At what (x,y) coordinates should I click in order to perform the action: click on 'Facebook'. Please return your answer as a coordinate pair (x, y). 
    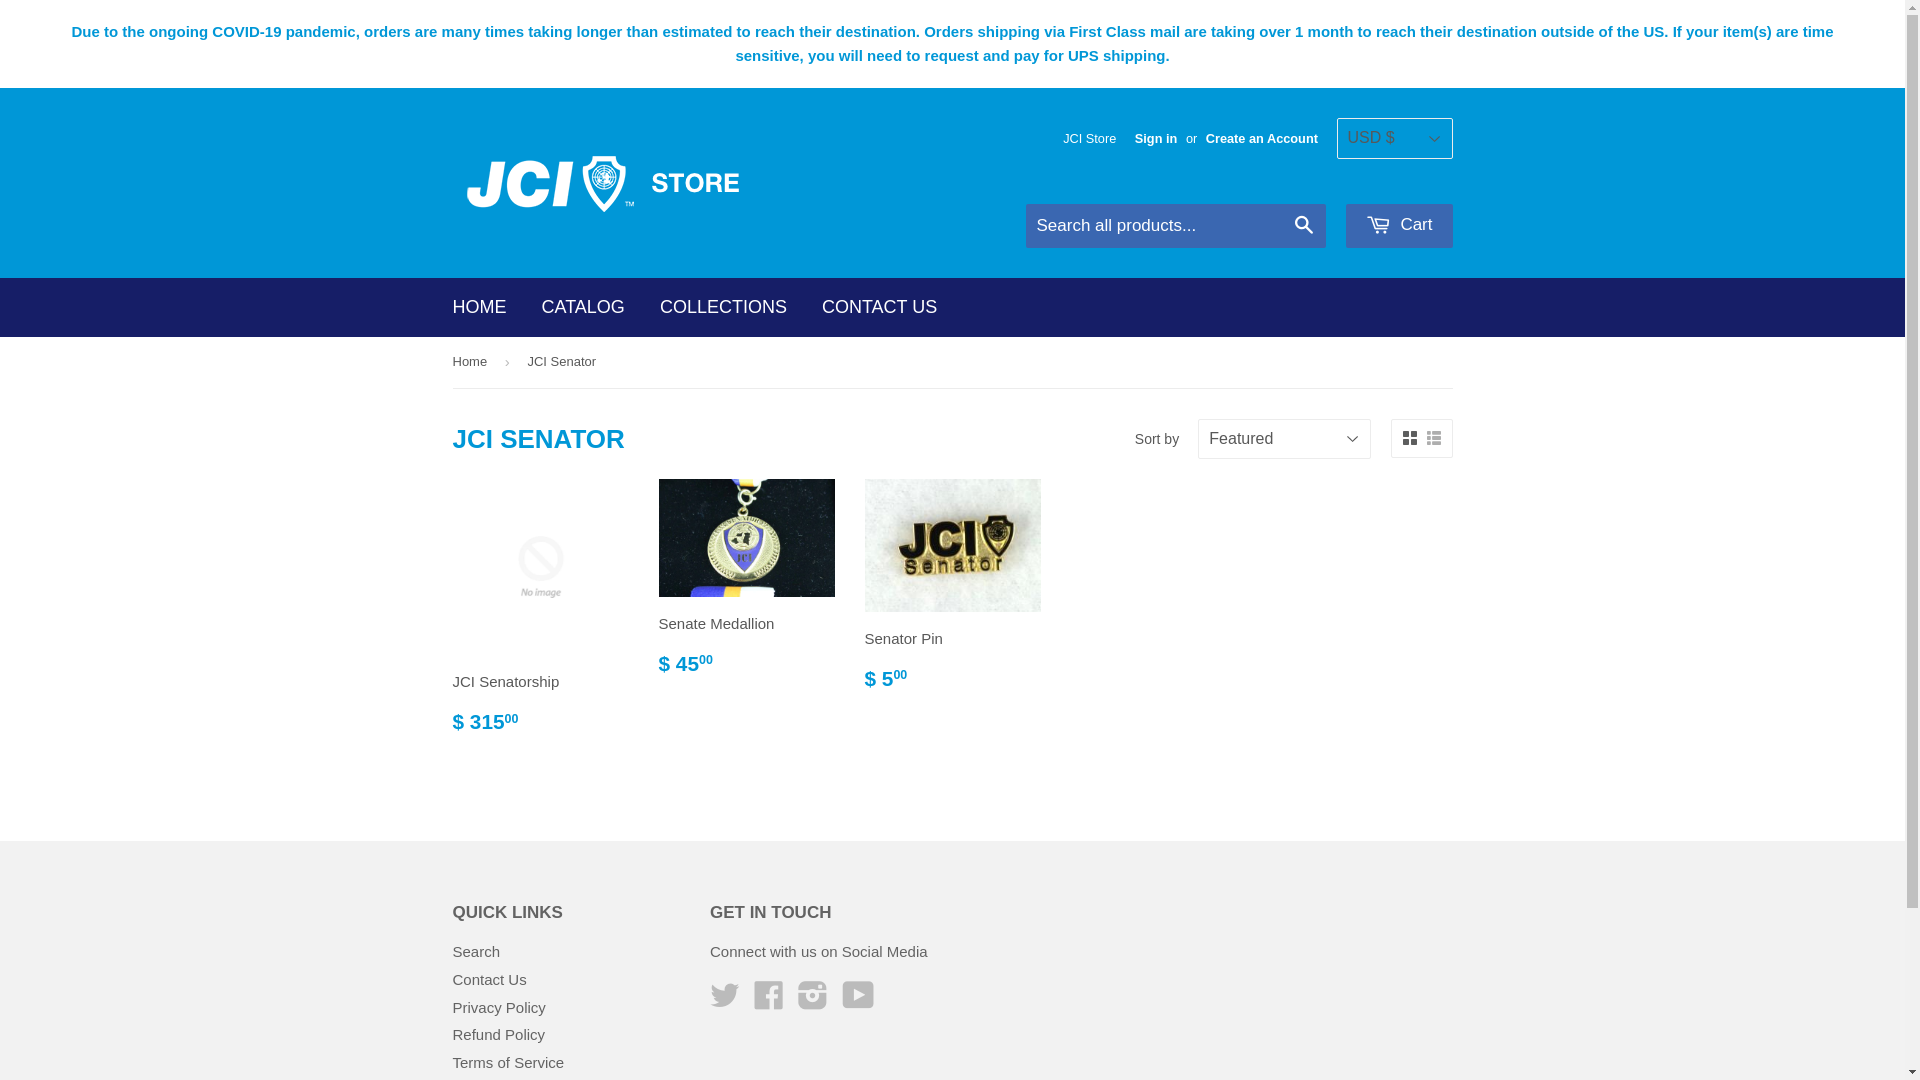
    Looking at the image, I should click on (767, 1001).